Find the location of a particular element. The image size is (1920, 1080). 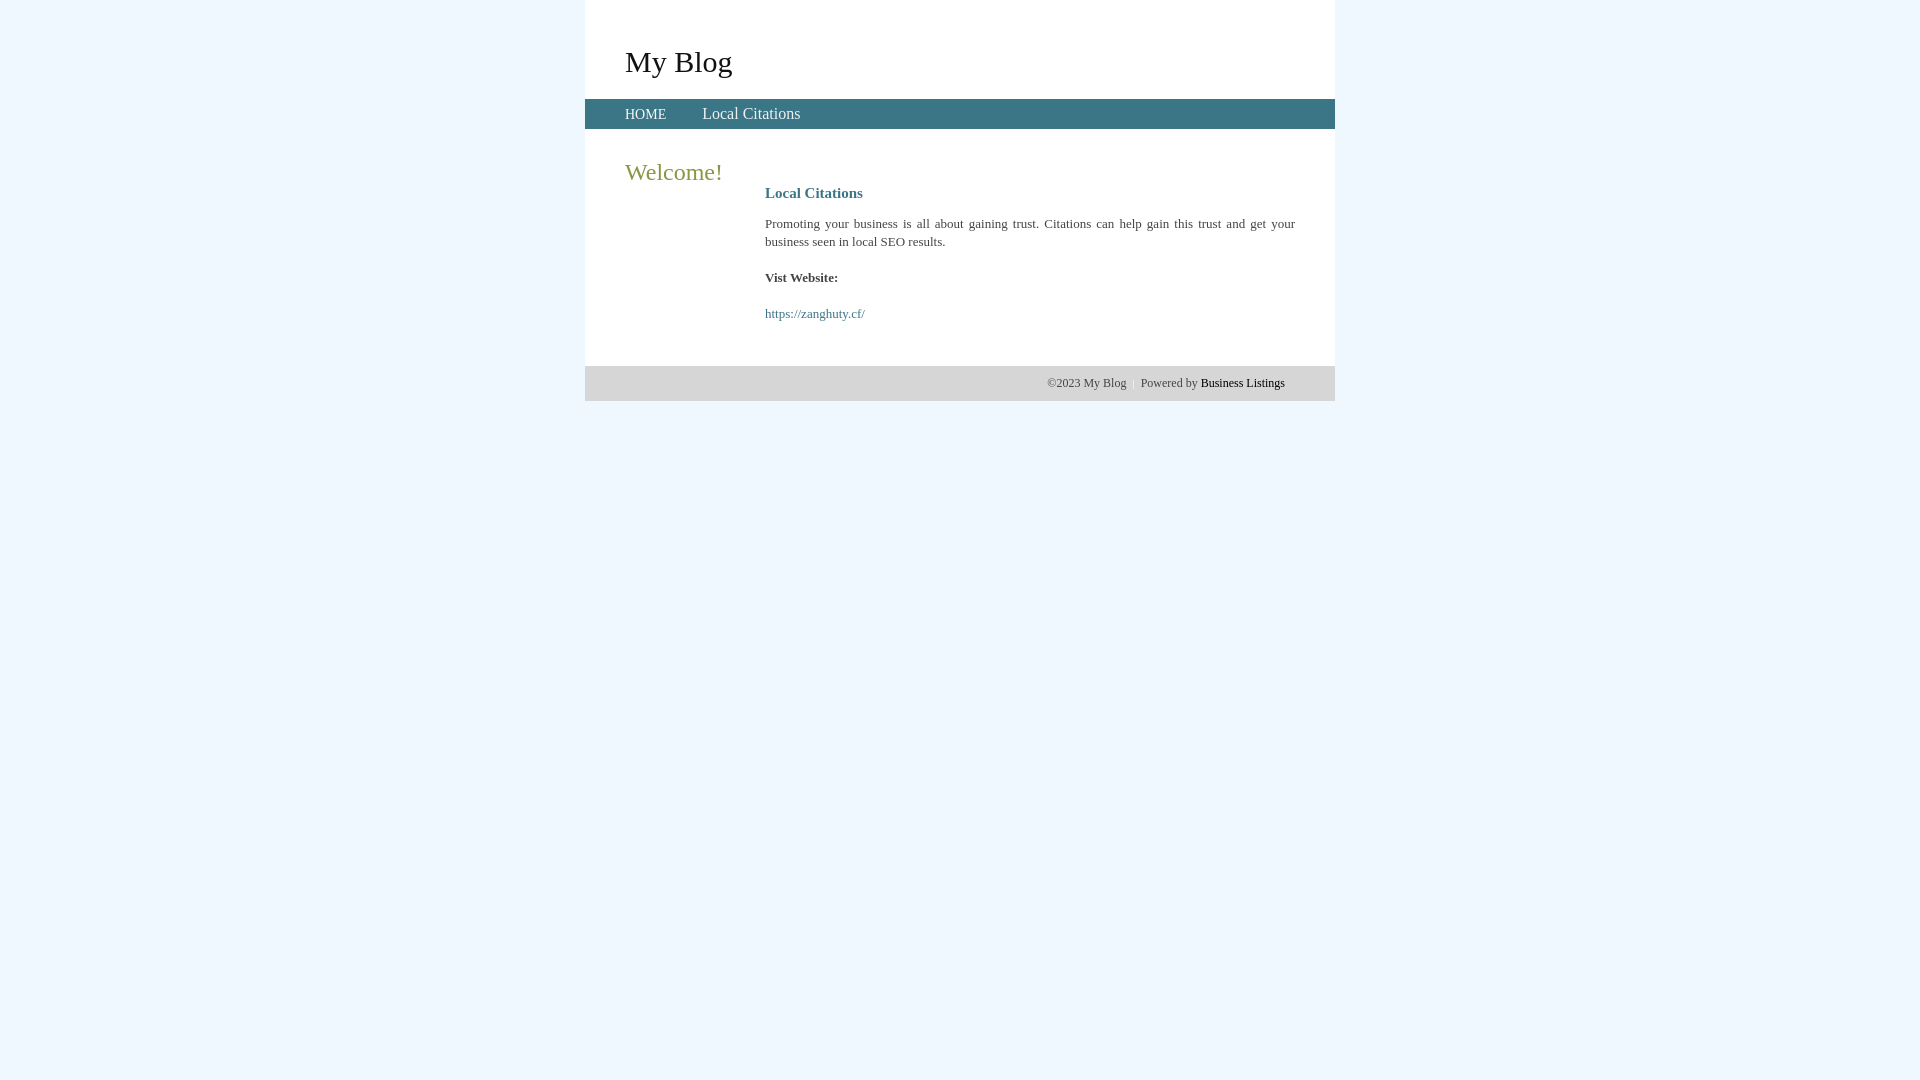

'My Blog' is located at coordinates (678, 60).